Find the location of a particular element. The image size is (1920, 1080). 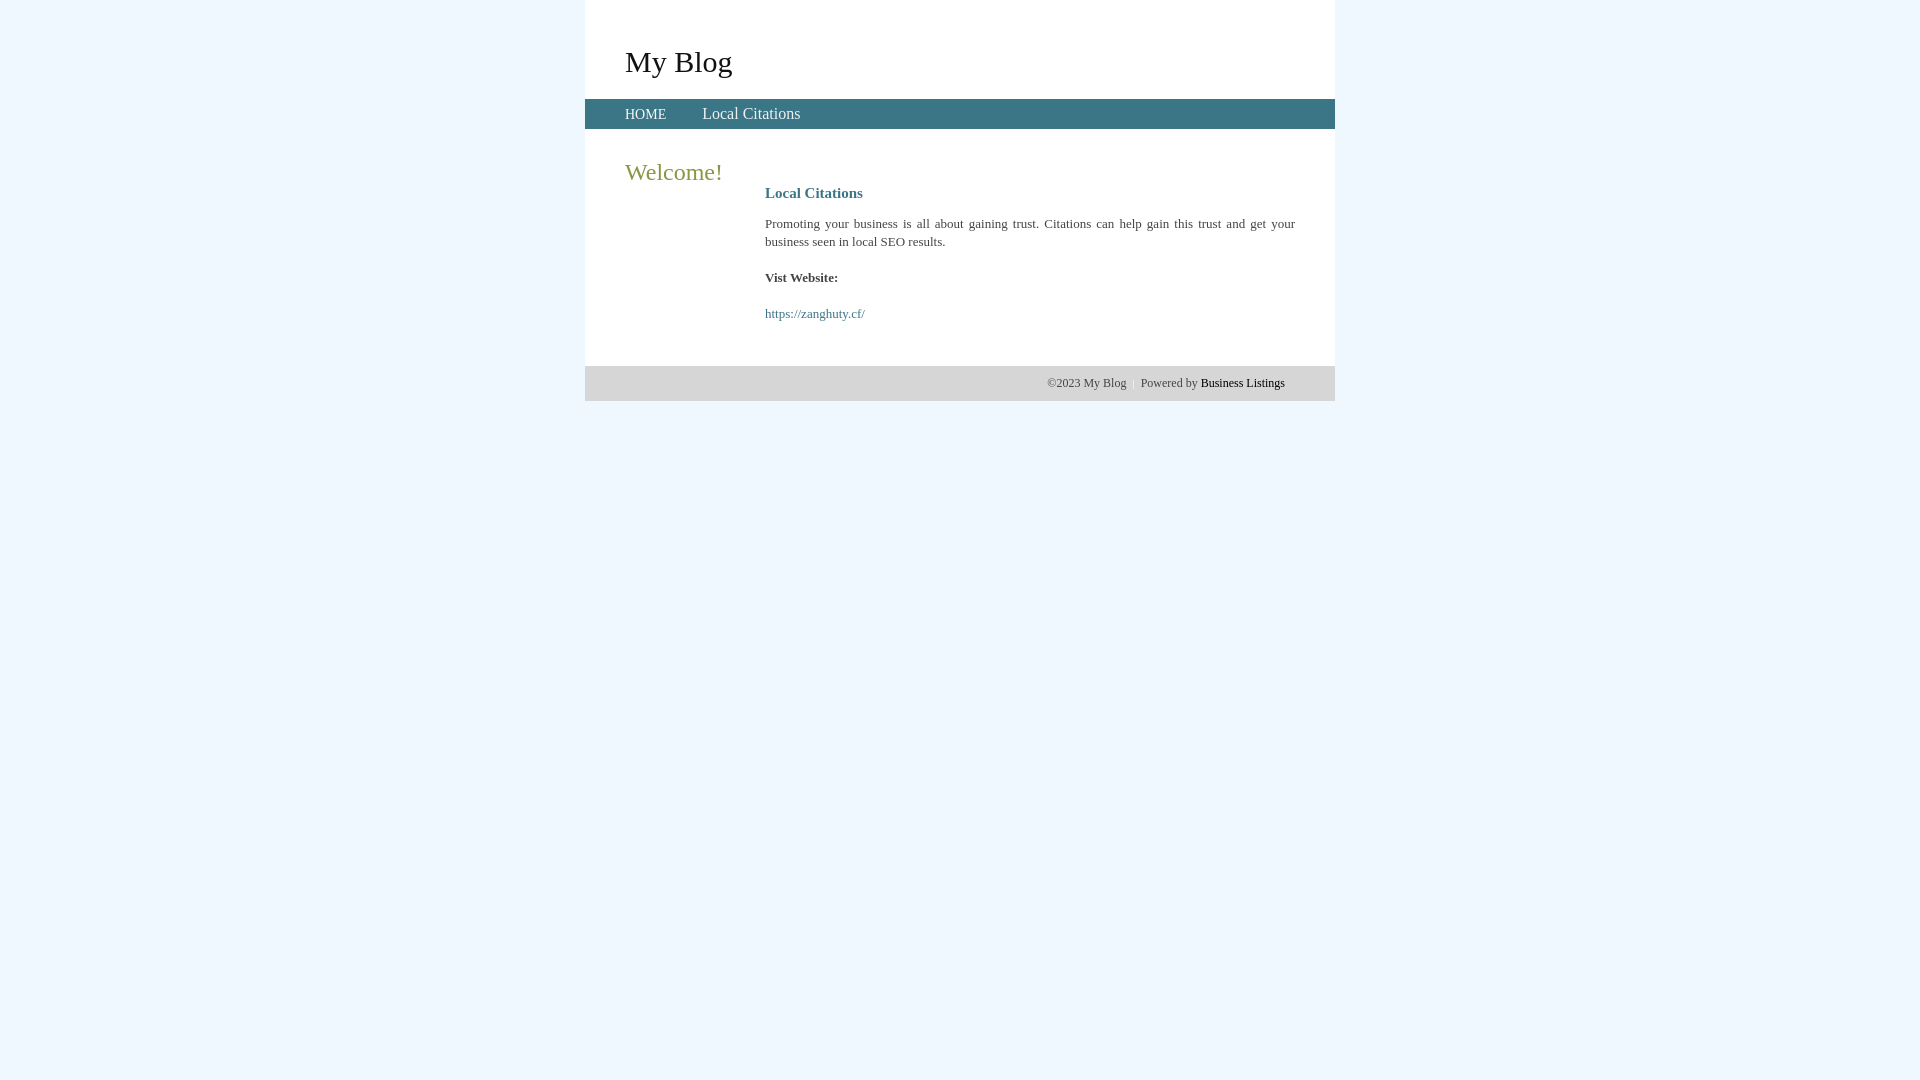

'My Blog' is located at coordinates (678, 60).